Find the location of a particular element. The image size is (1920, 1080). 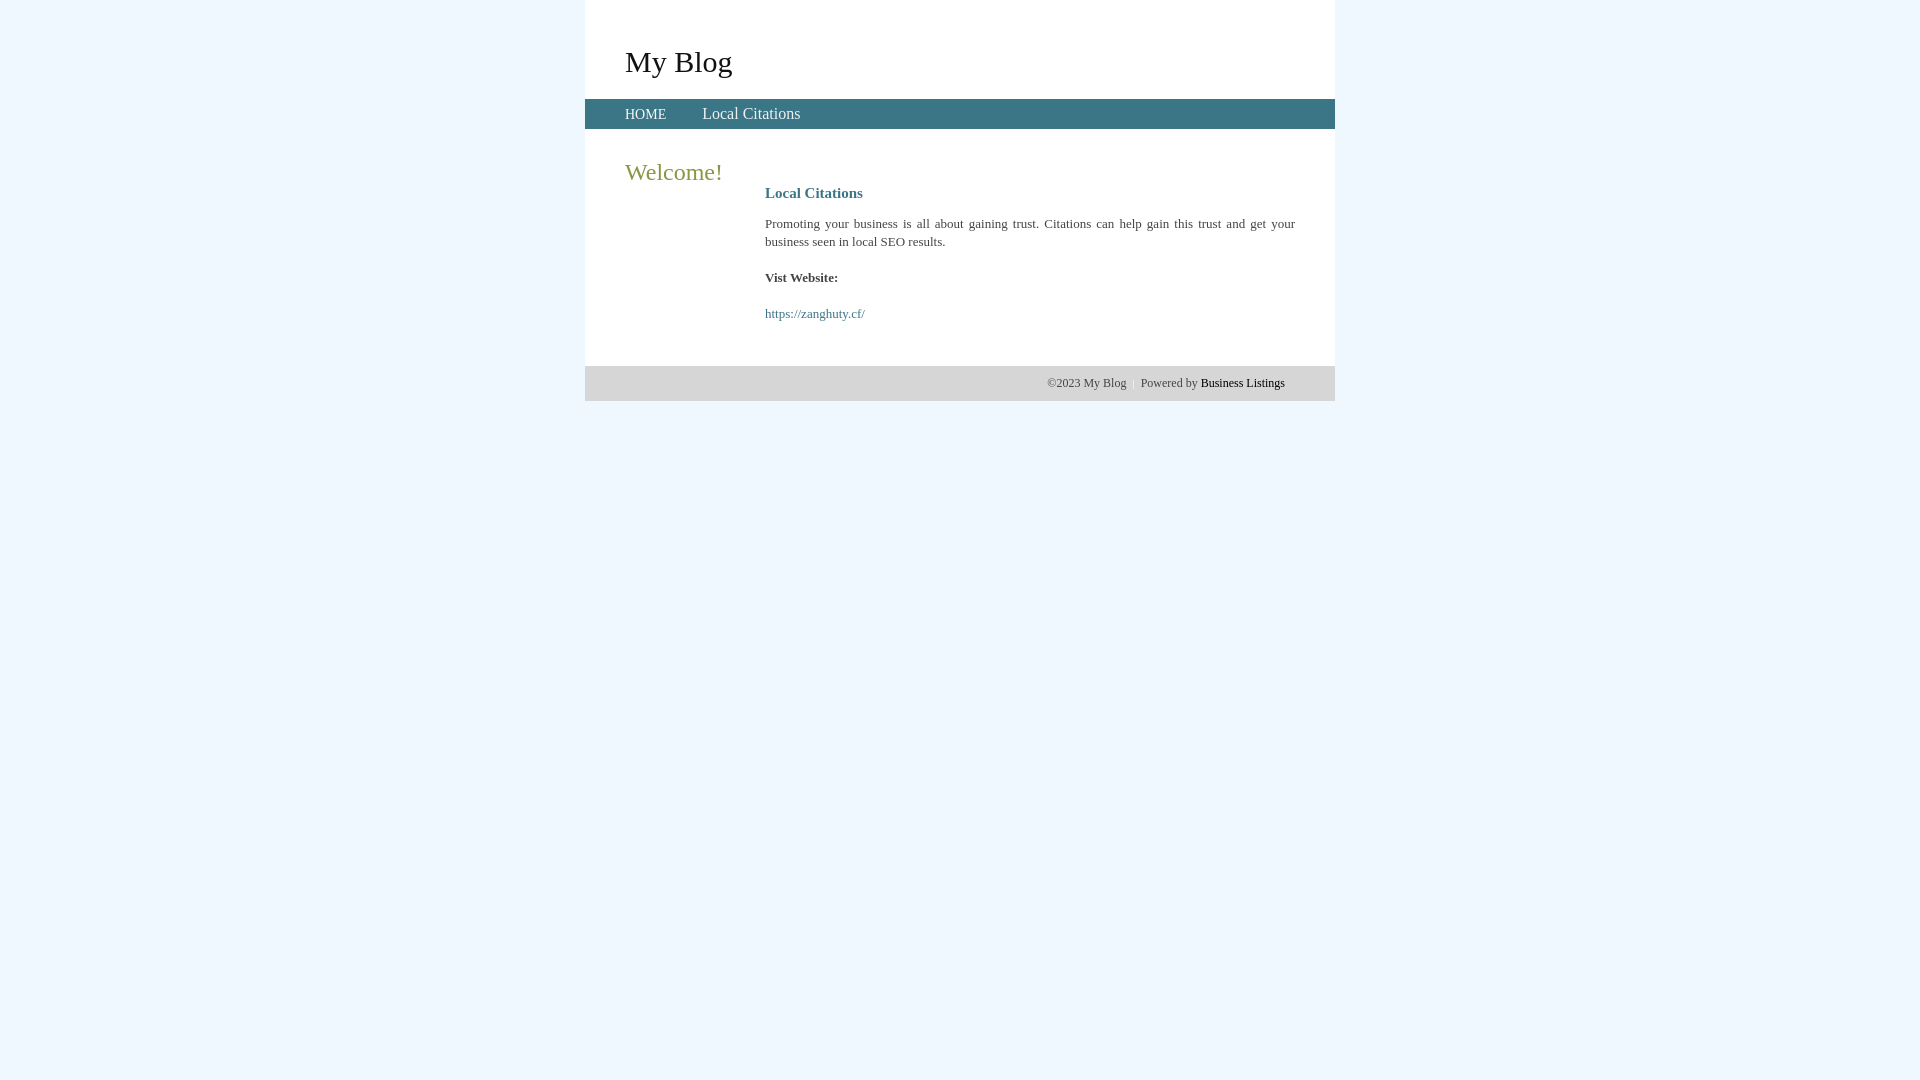

'My Blog' is located at coordinates (678, 60).